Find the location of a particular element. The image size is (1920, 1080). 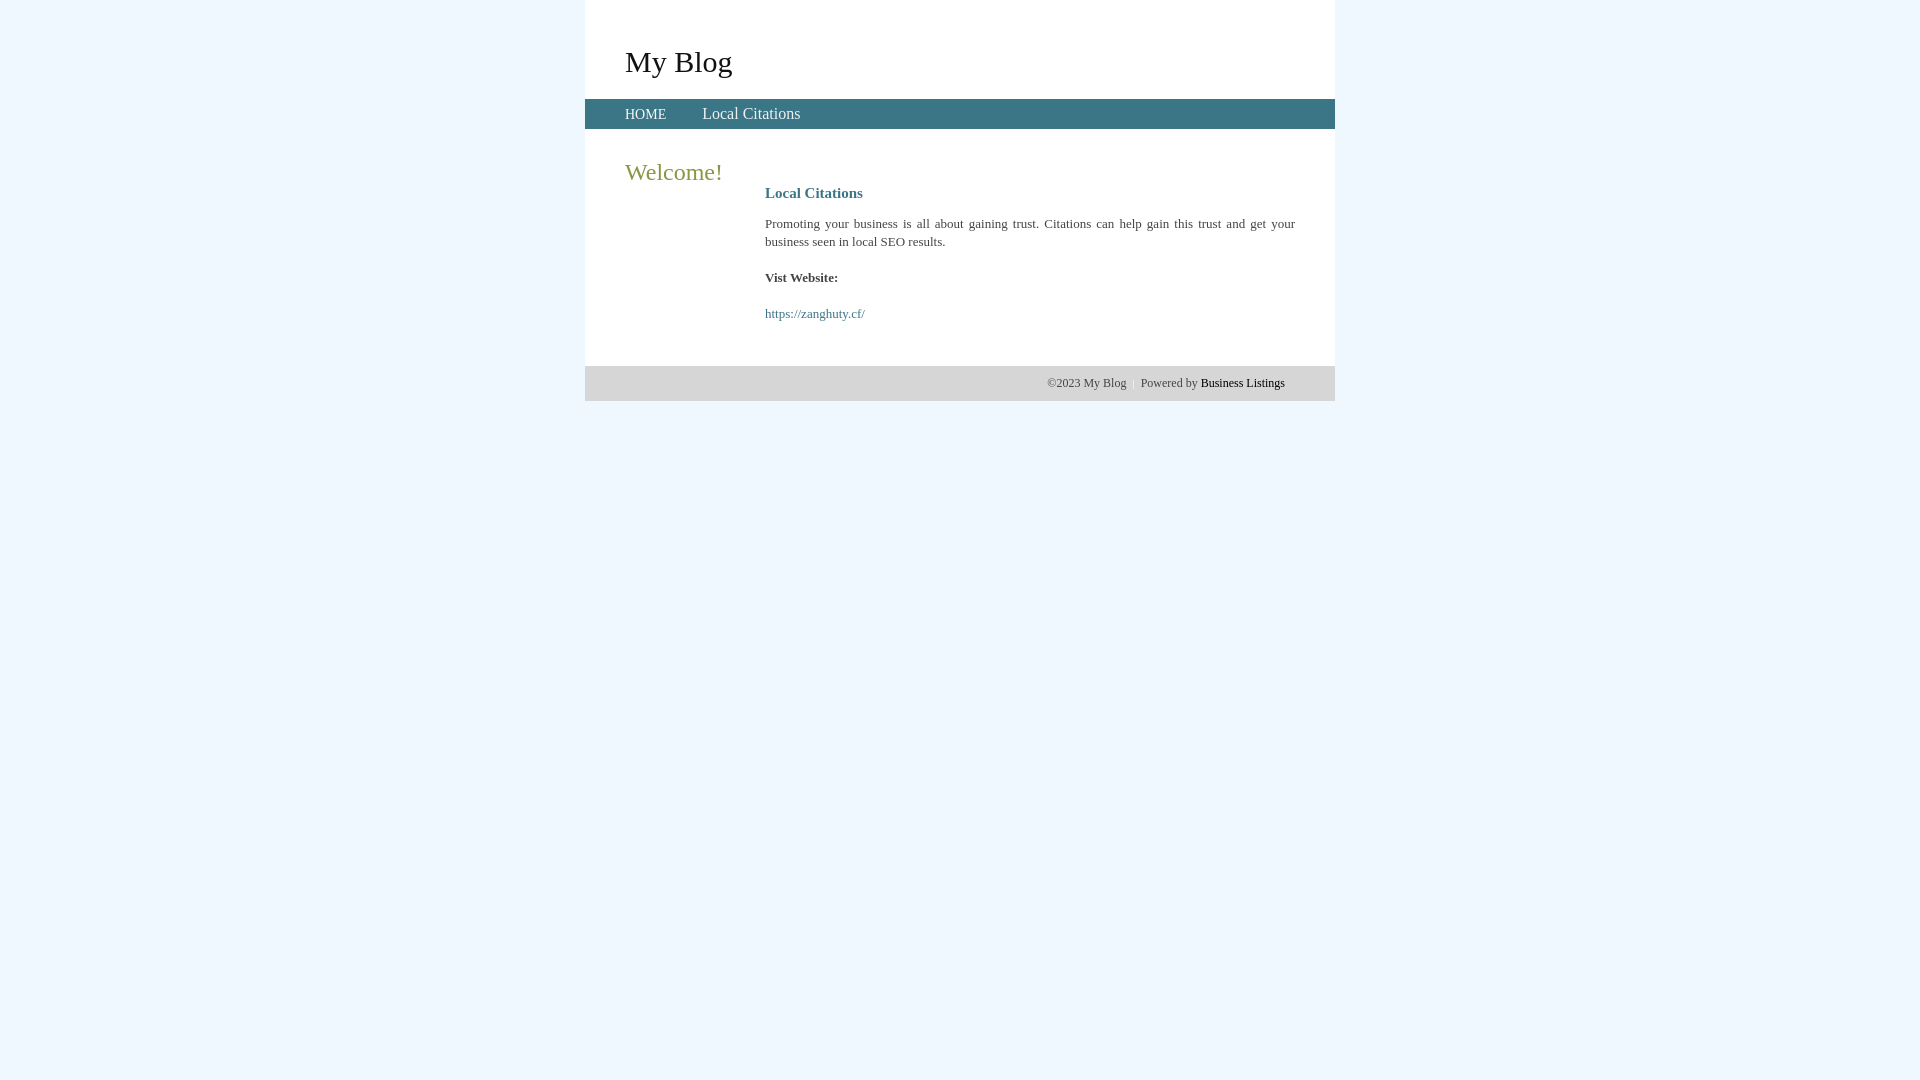

'My Blog' is located at coordinates (678, 60).